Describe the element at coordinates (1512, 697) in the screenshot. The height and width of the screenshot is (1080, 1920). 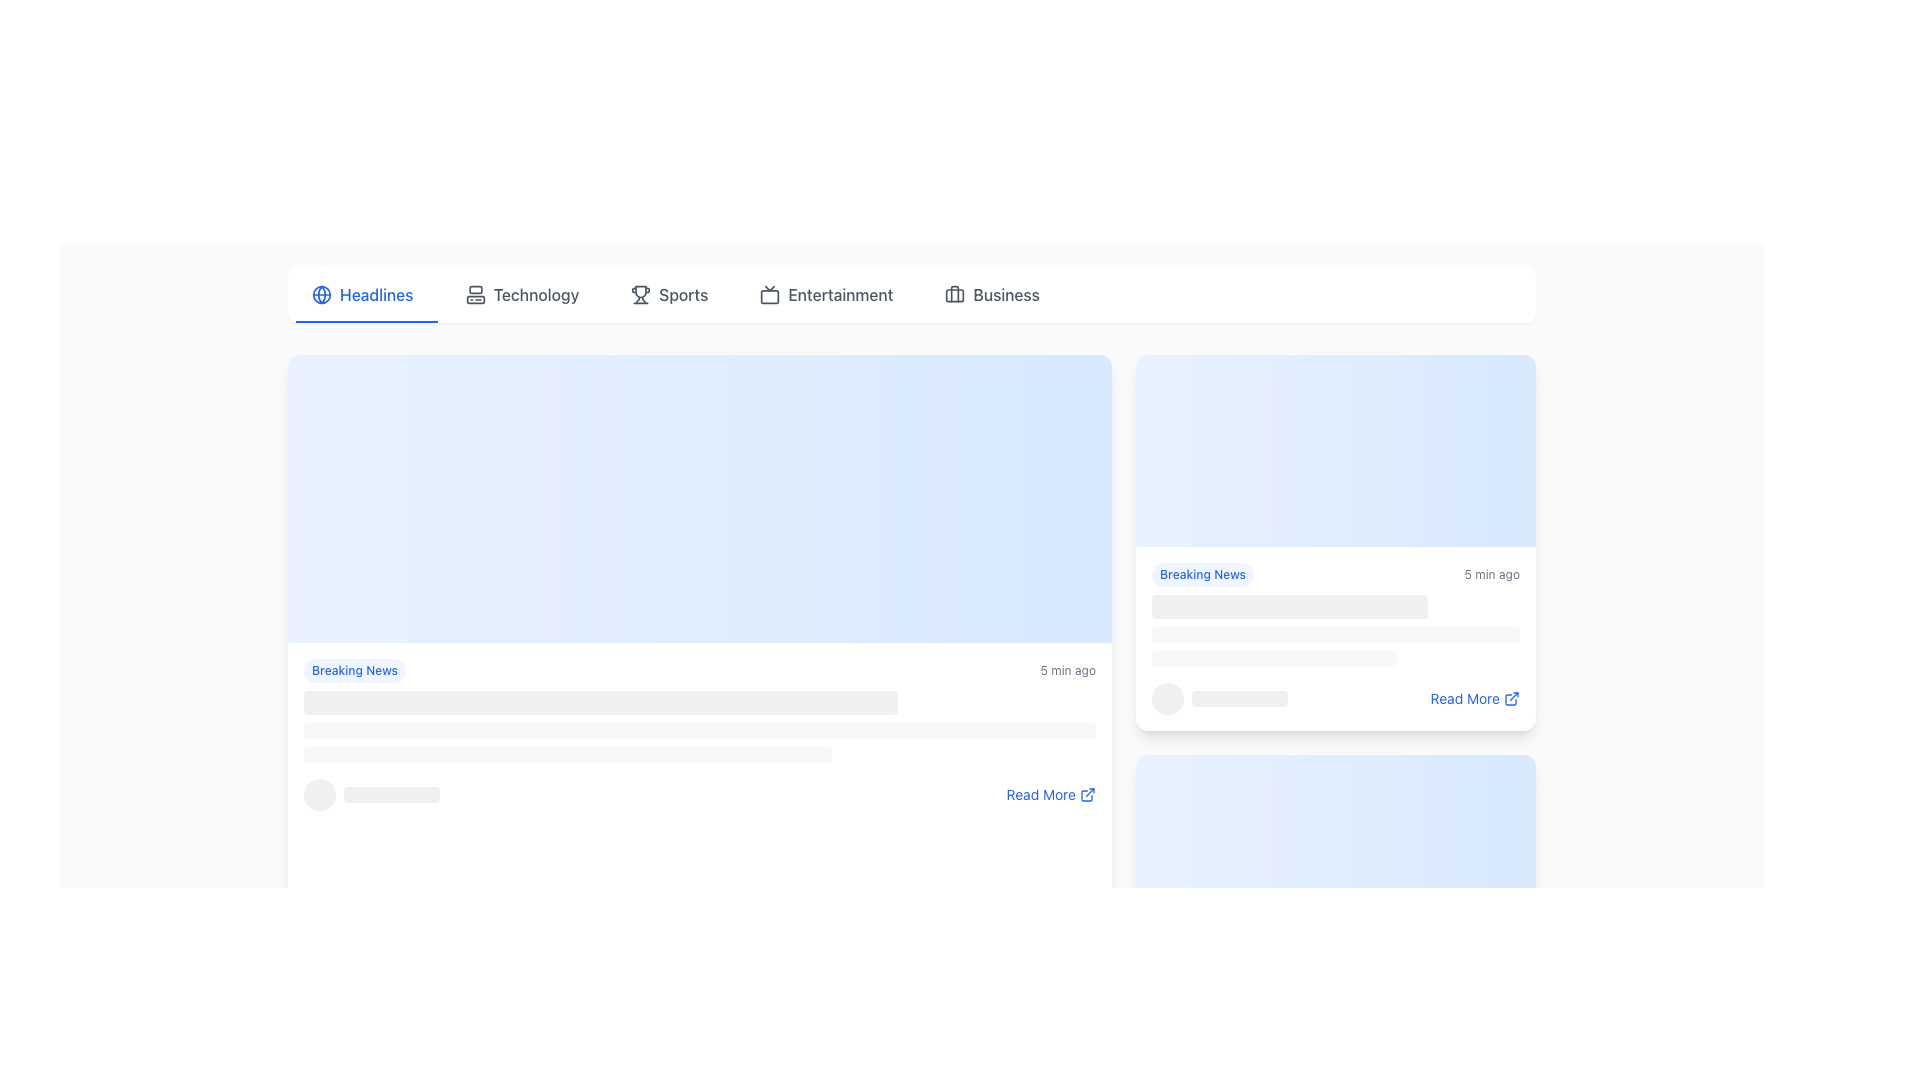
I see `the external link icon located immediately to the right of the 'Read More' text in the second column of the layout` at that location.